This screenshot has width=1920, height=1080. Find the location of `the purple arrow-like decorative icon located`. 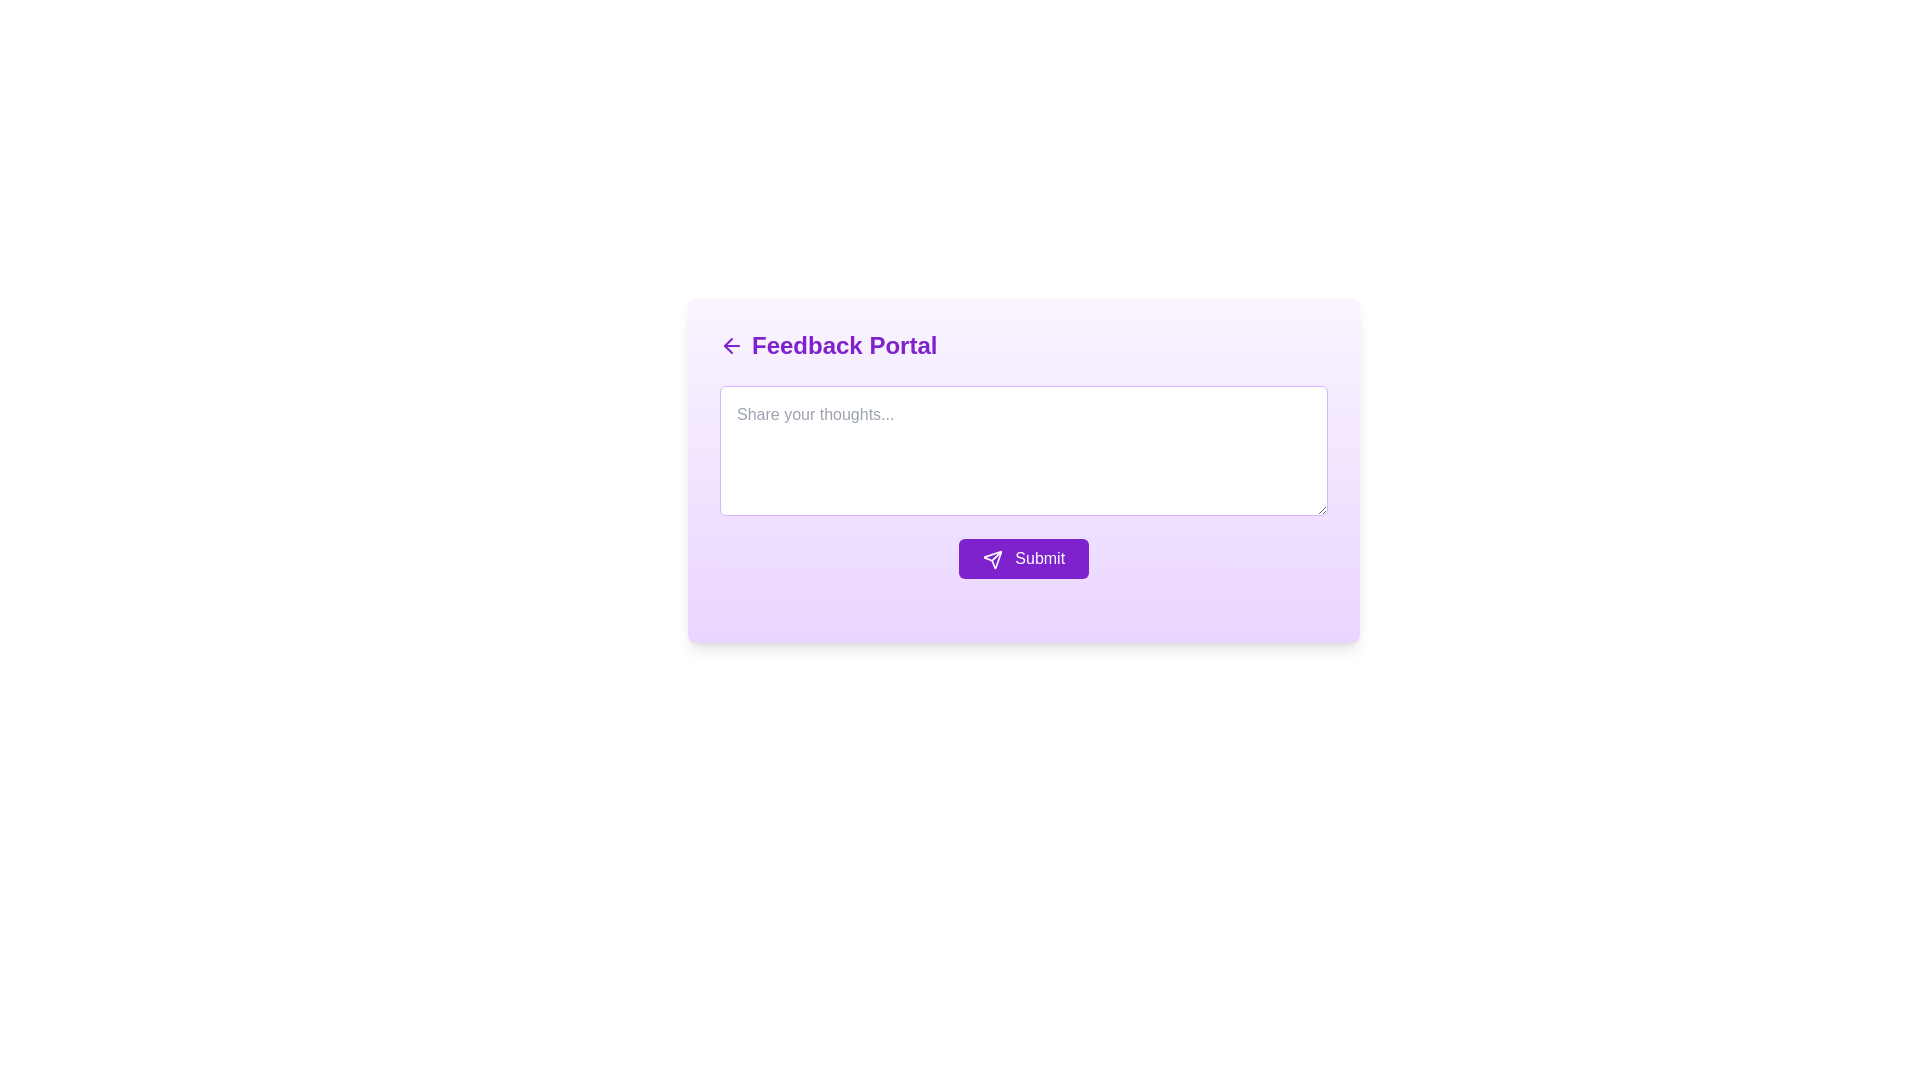

the purple arrow-like decorative icon located is located at coordinates (992, 559).